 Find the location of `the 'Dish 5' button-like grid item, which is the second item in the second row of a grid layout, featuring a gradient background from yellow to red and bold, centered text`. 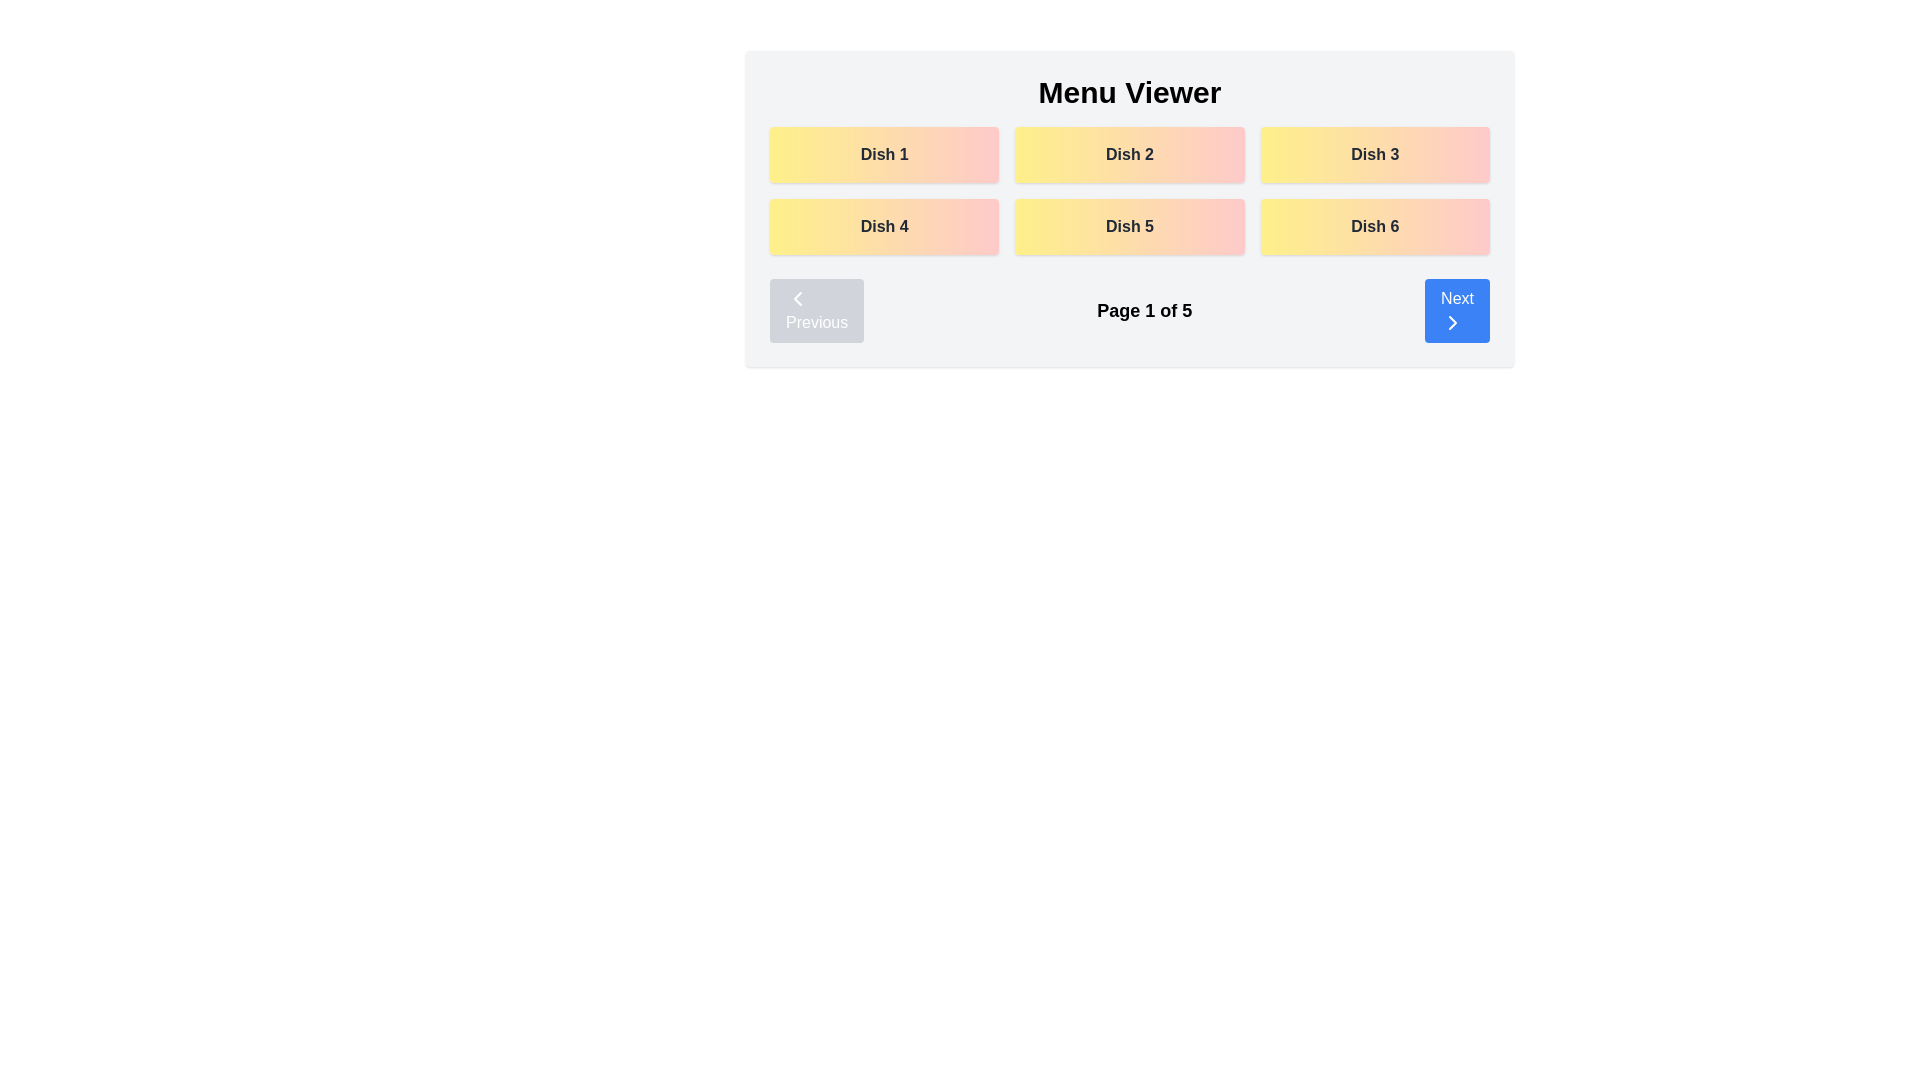

the 'Dish 5' button-like grid item, which is the second item in the second row of a grid layout, featuring a gradient background from yellow to red and bold, centered text is located at coordinates (1129, 208).